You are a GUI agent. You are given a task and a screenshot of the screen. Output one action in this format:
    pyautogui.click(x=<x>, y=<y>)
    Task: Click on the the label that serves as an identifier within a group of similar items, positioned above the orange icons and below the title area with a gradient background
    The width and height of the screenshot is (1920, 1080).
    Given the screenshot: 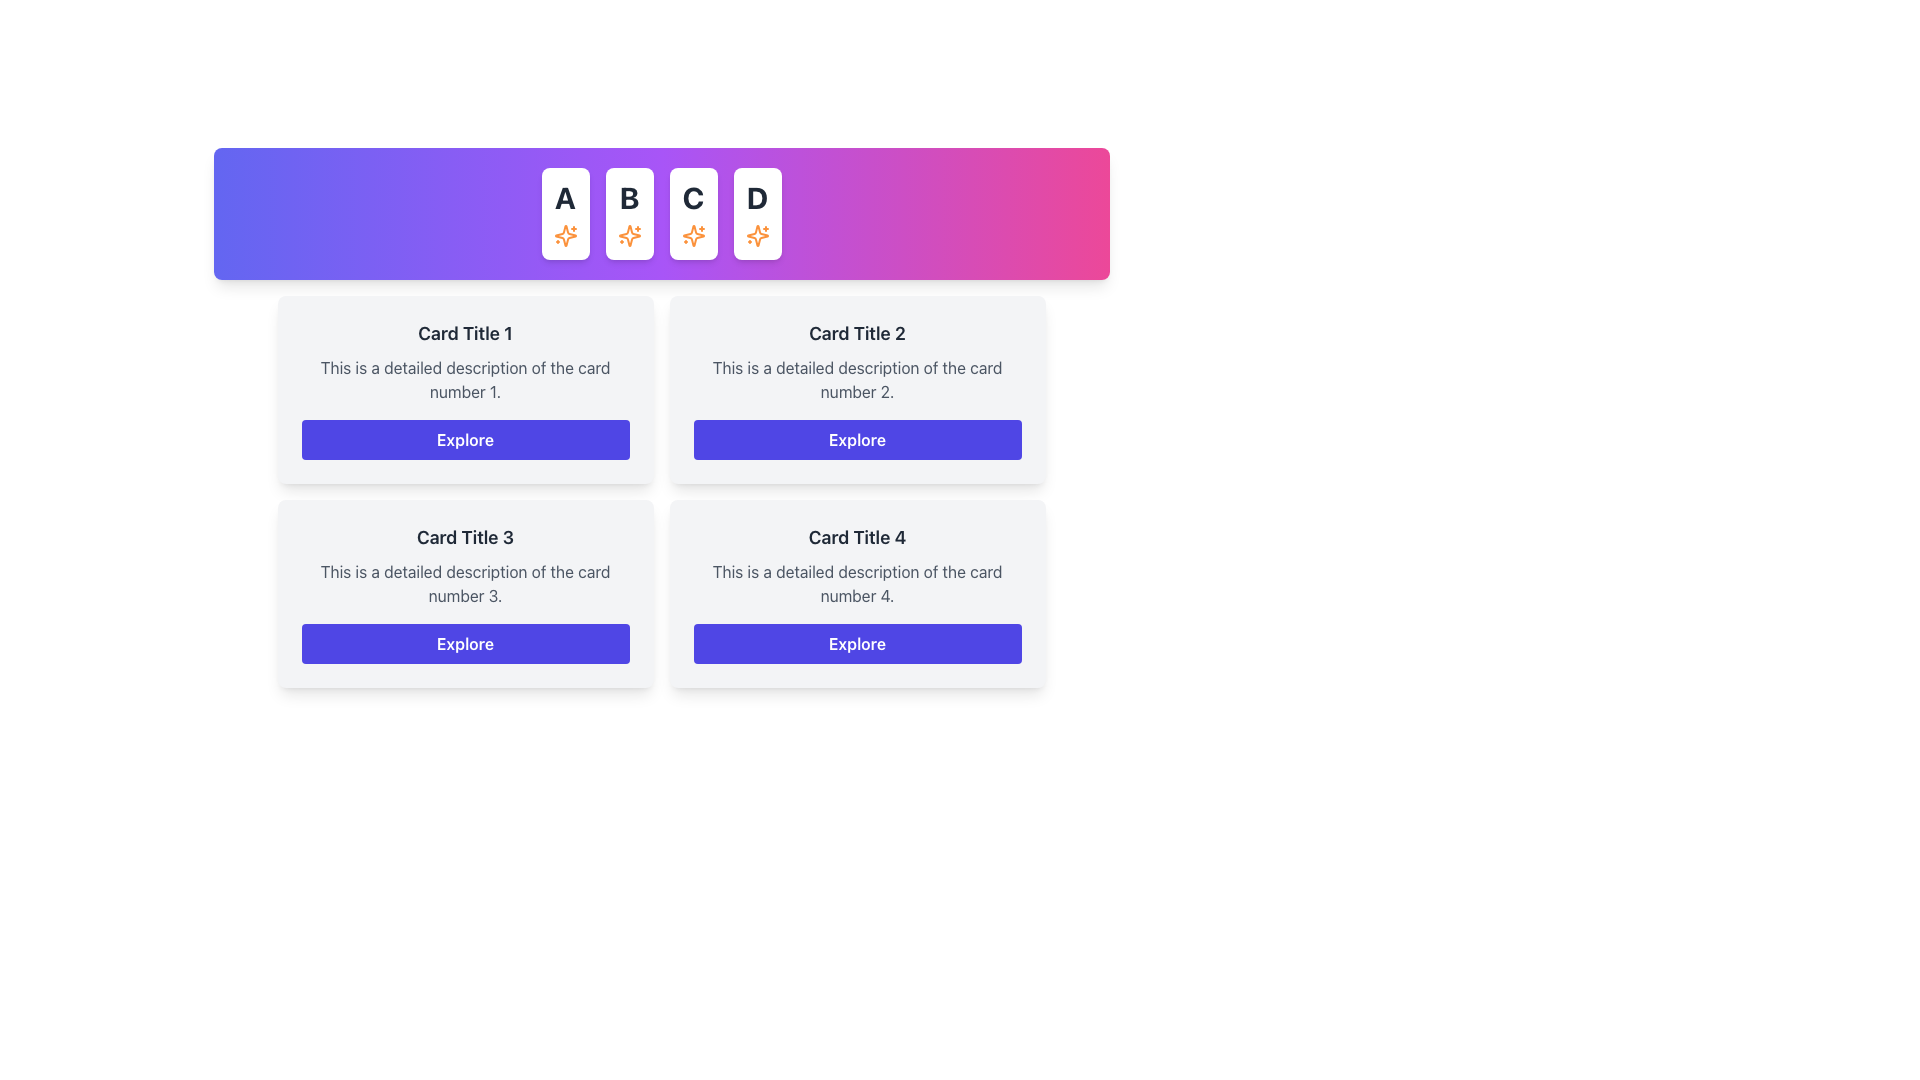 What is the action you would take?
    pyautogui.click(x=628, y=197)
    